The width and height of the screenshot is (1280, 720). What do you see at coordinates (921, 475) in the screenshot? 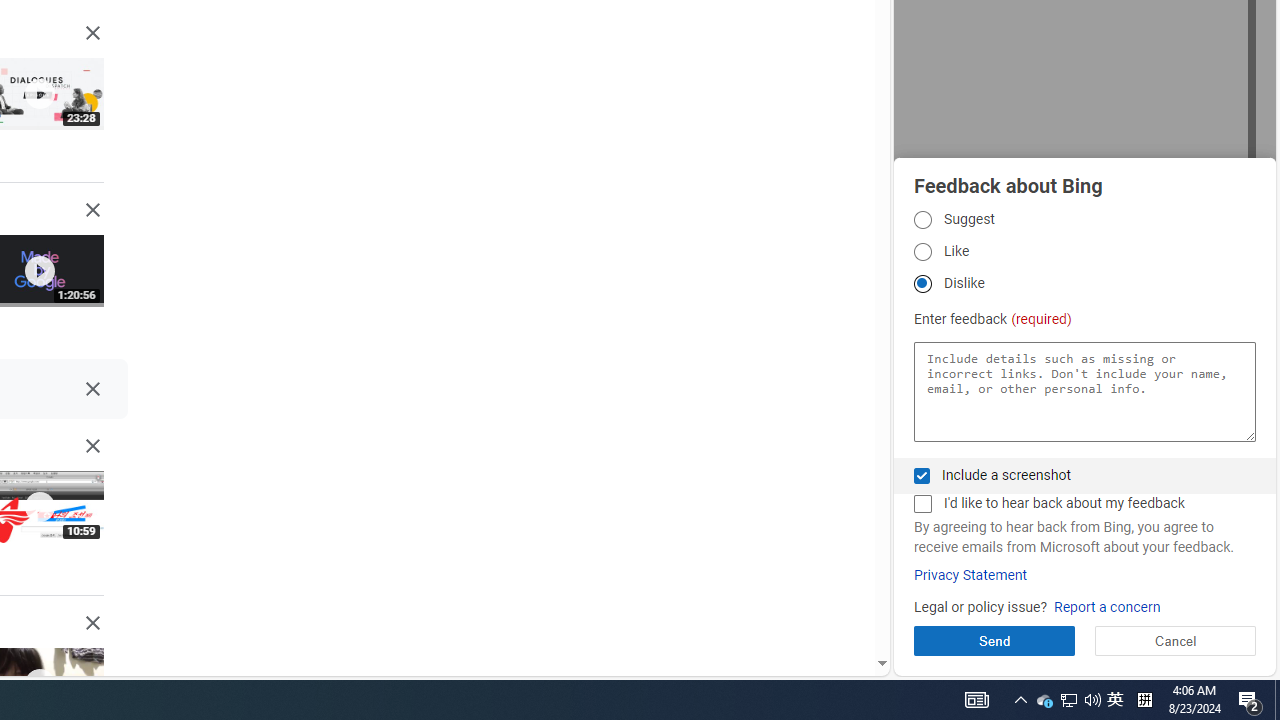
I see `'Include a screenshot Include a screenshot'` at bounding box center [921, 475].